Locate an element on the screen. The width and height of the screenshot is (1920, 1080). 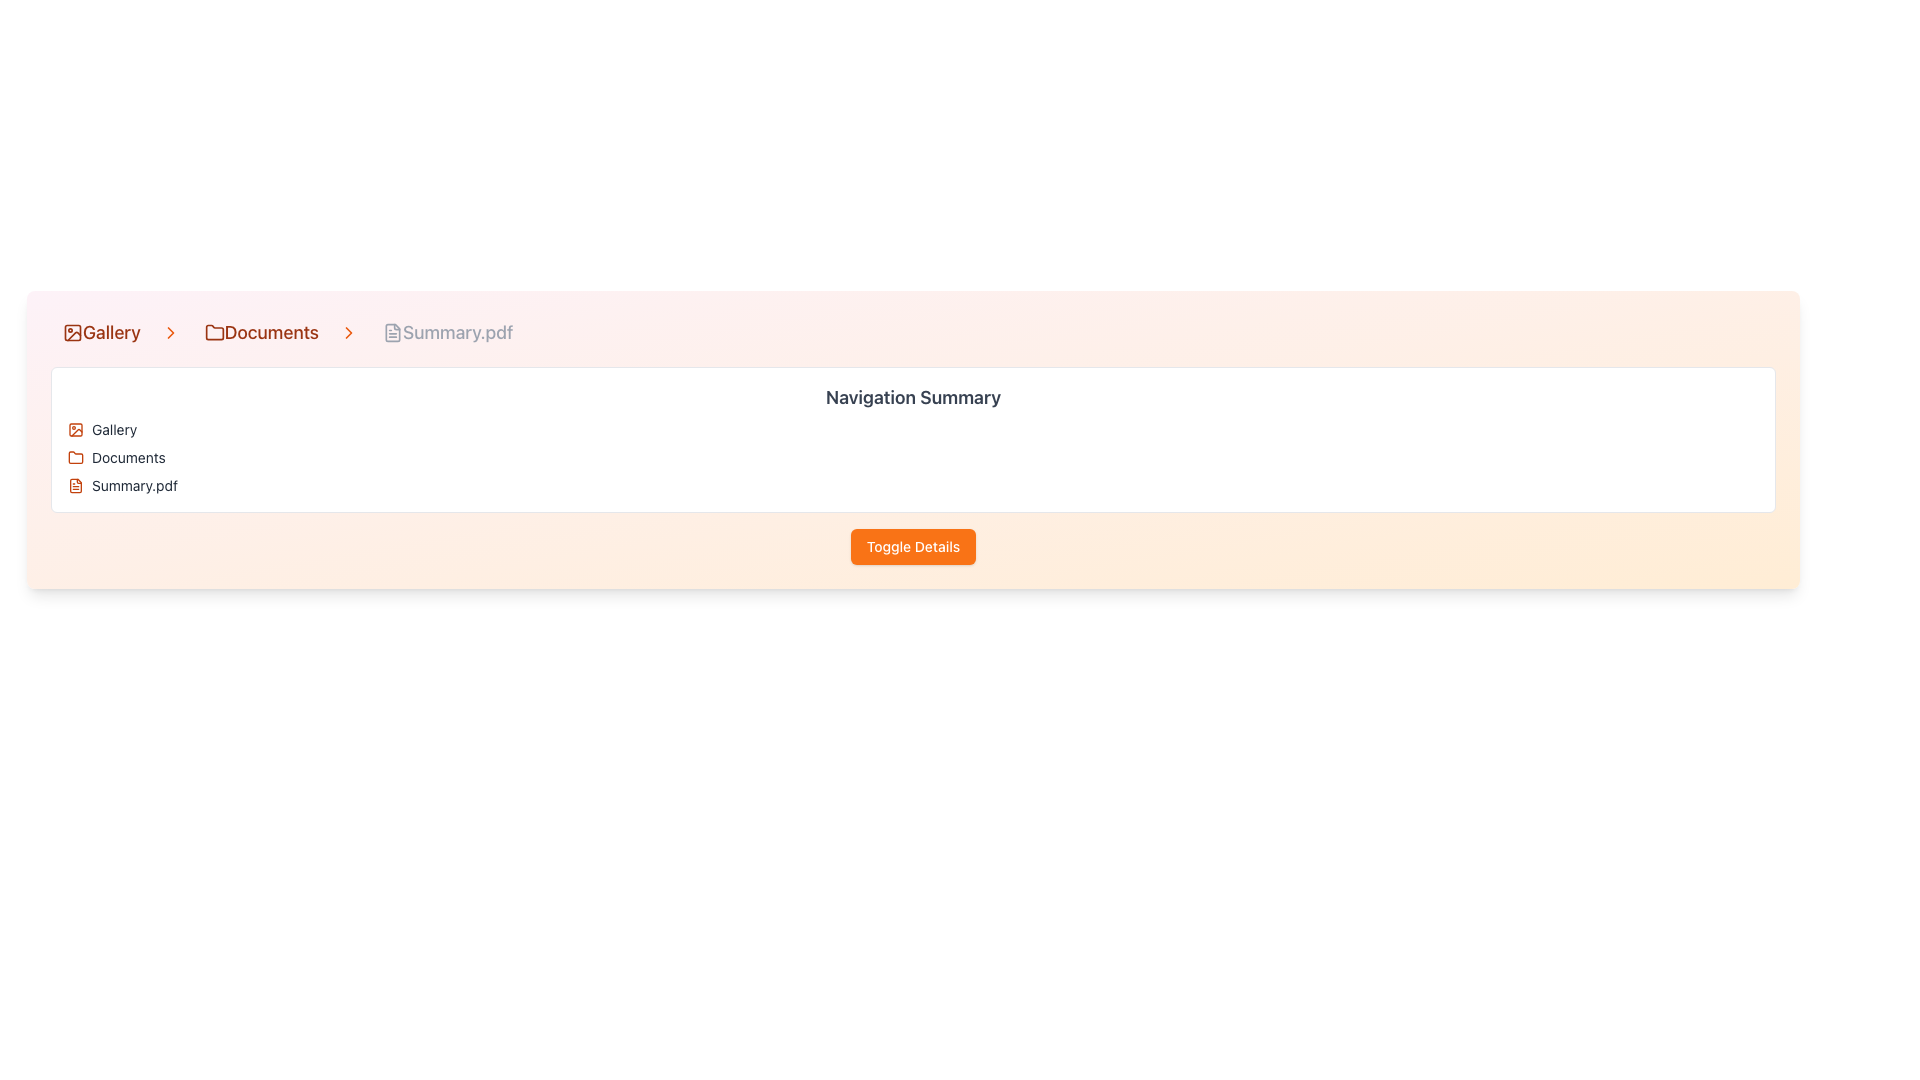
the 'Summary.pdf' file icon located is located at coordinates (76, 486).